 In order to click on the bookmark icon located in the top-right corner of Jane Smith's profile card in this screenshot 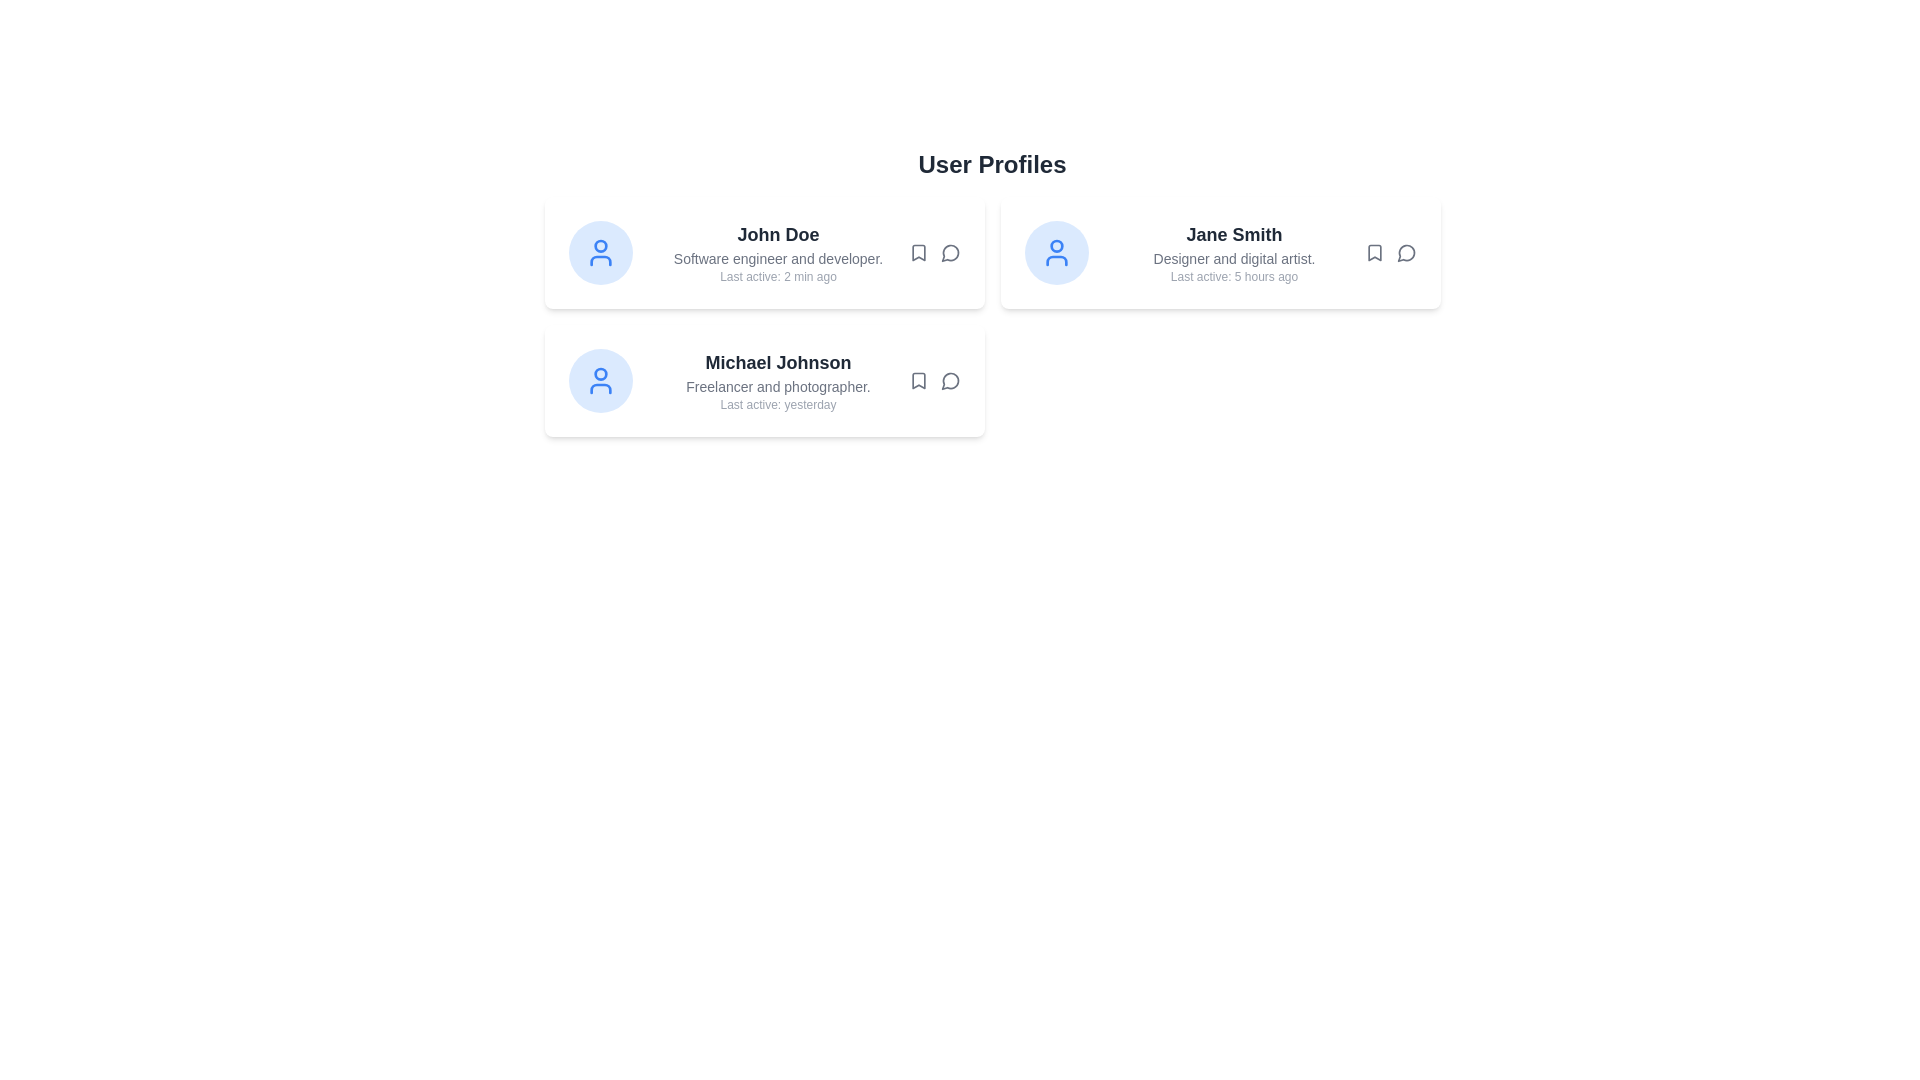, I will do `click(1373, 252)`.